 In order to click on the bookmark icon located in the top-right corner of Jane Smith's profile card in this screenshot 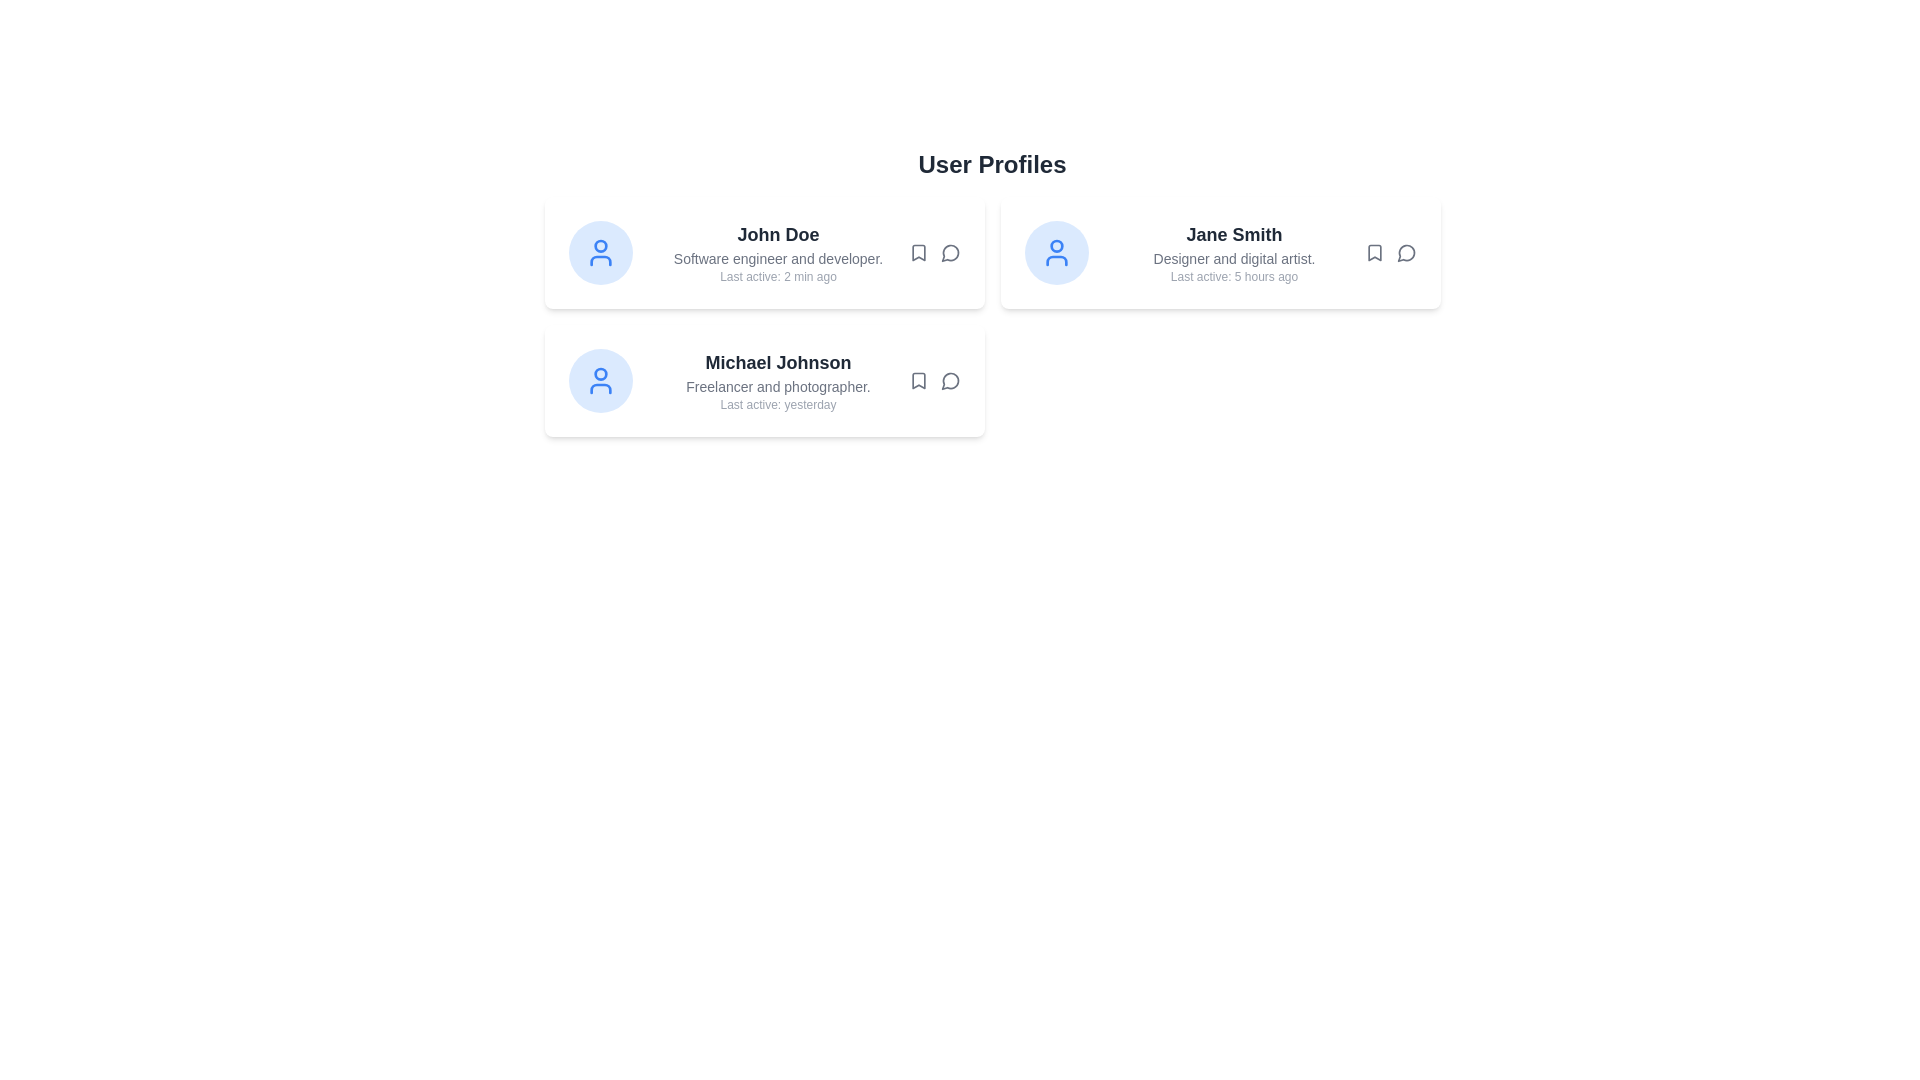, I will do `click(1373, 252)`.